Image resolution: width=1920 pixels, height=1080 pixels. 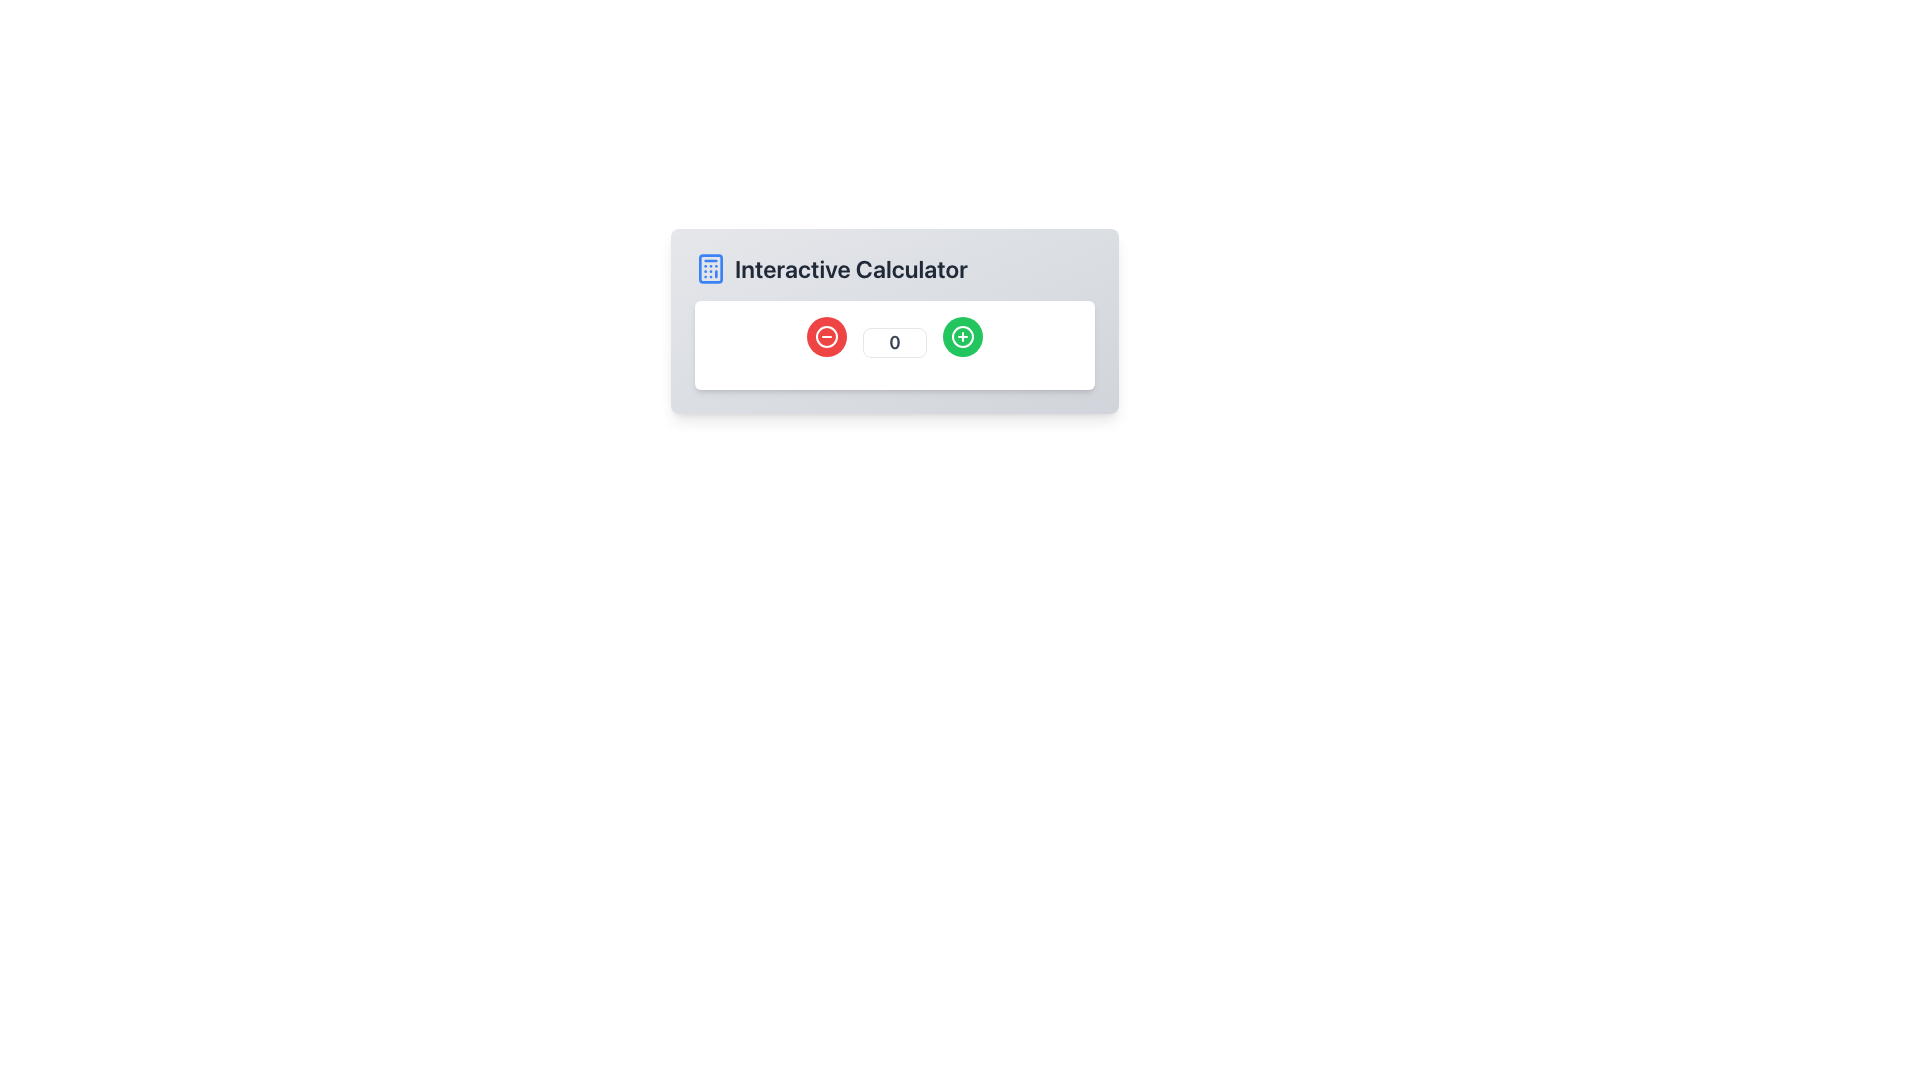 What do you see at coordinates (963, 335) in the screenshot?
I see `the green circular button at the farthest right of the row` at bounding box center [963, 335].